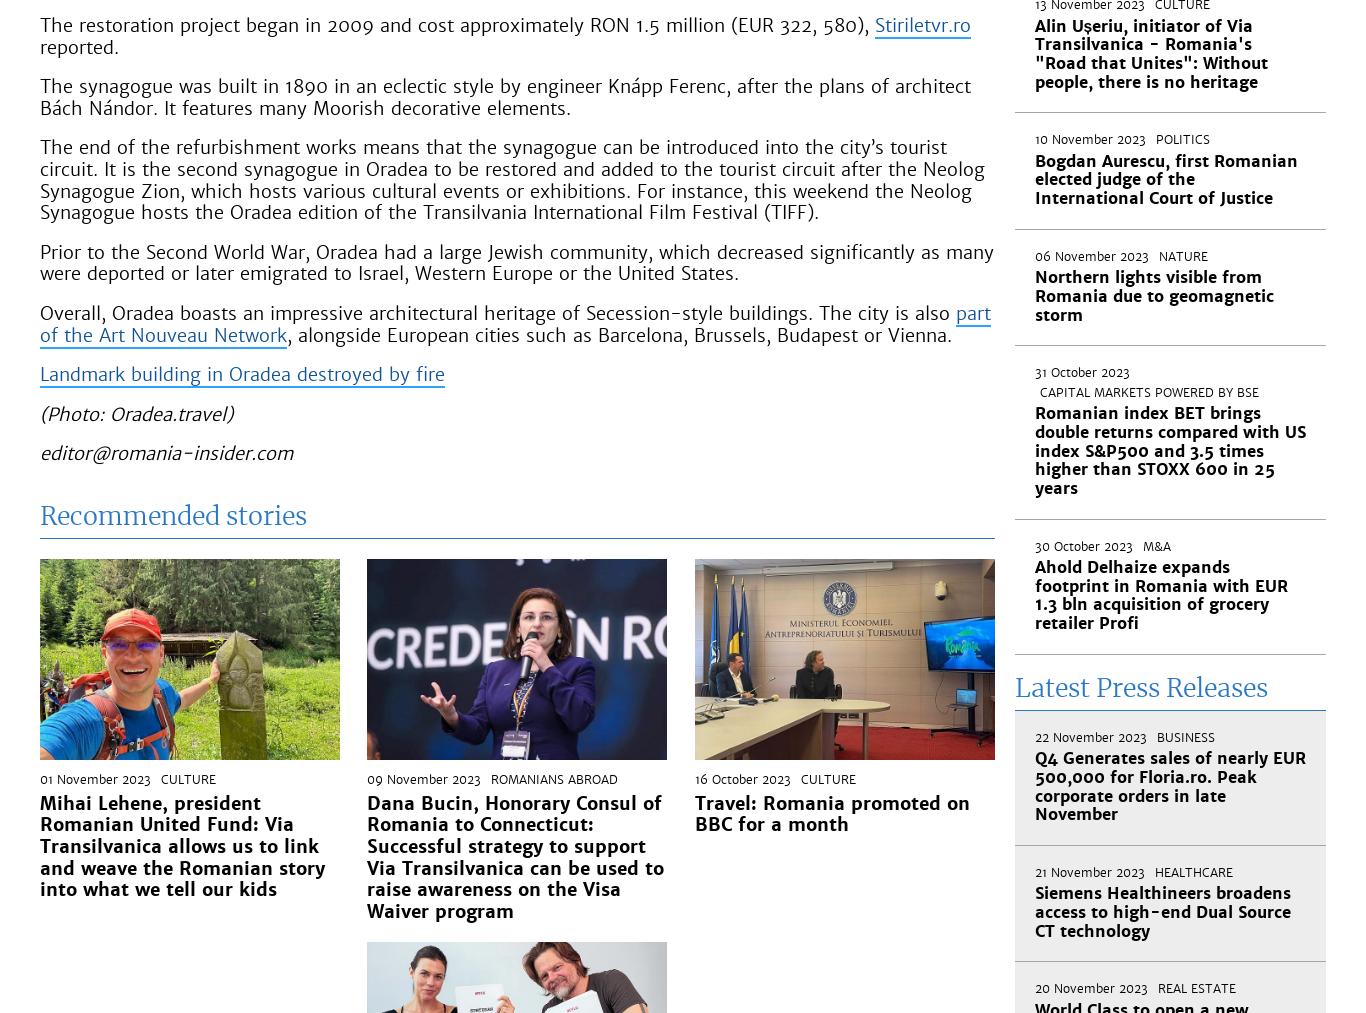 The width and height of the screenshot is (1366, 1013). What do you see at coordinates (1148, 392) in the screenshot?
I see `'Capital markets powered by BSE'` at bounding box center [1148, 392].